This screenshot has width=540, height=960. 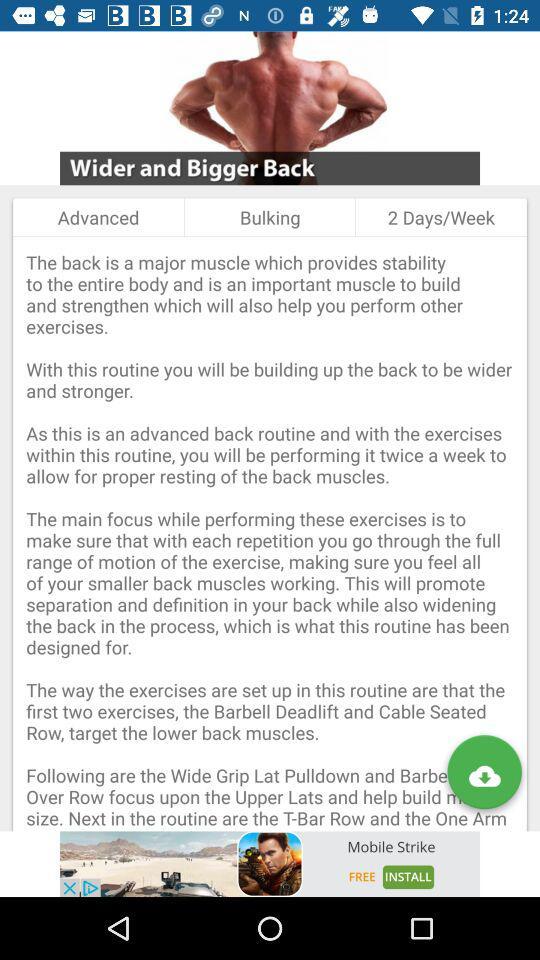 I want to click on download article button, so click(x=483, y=775).